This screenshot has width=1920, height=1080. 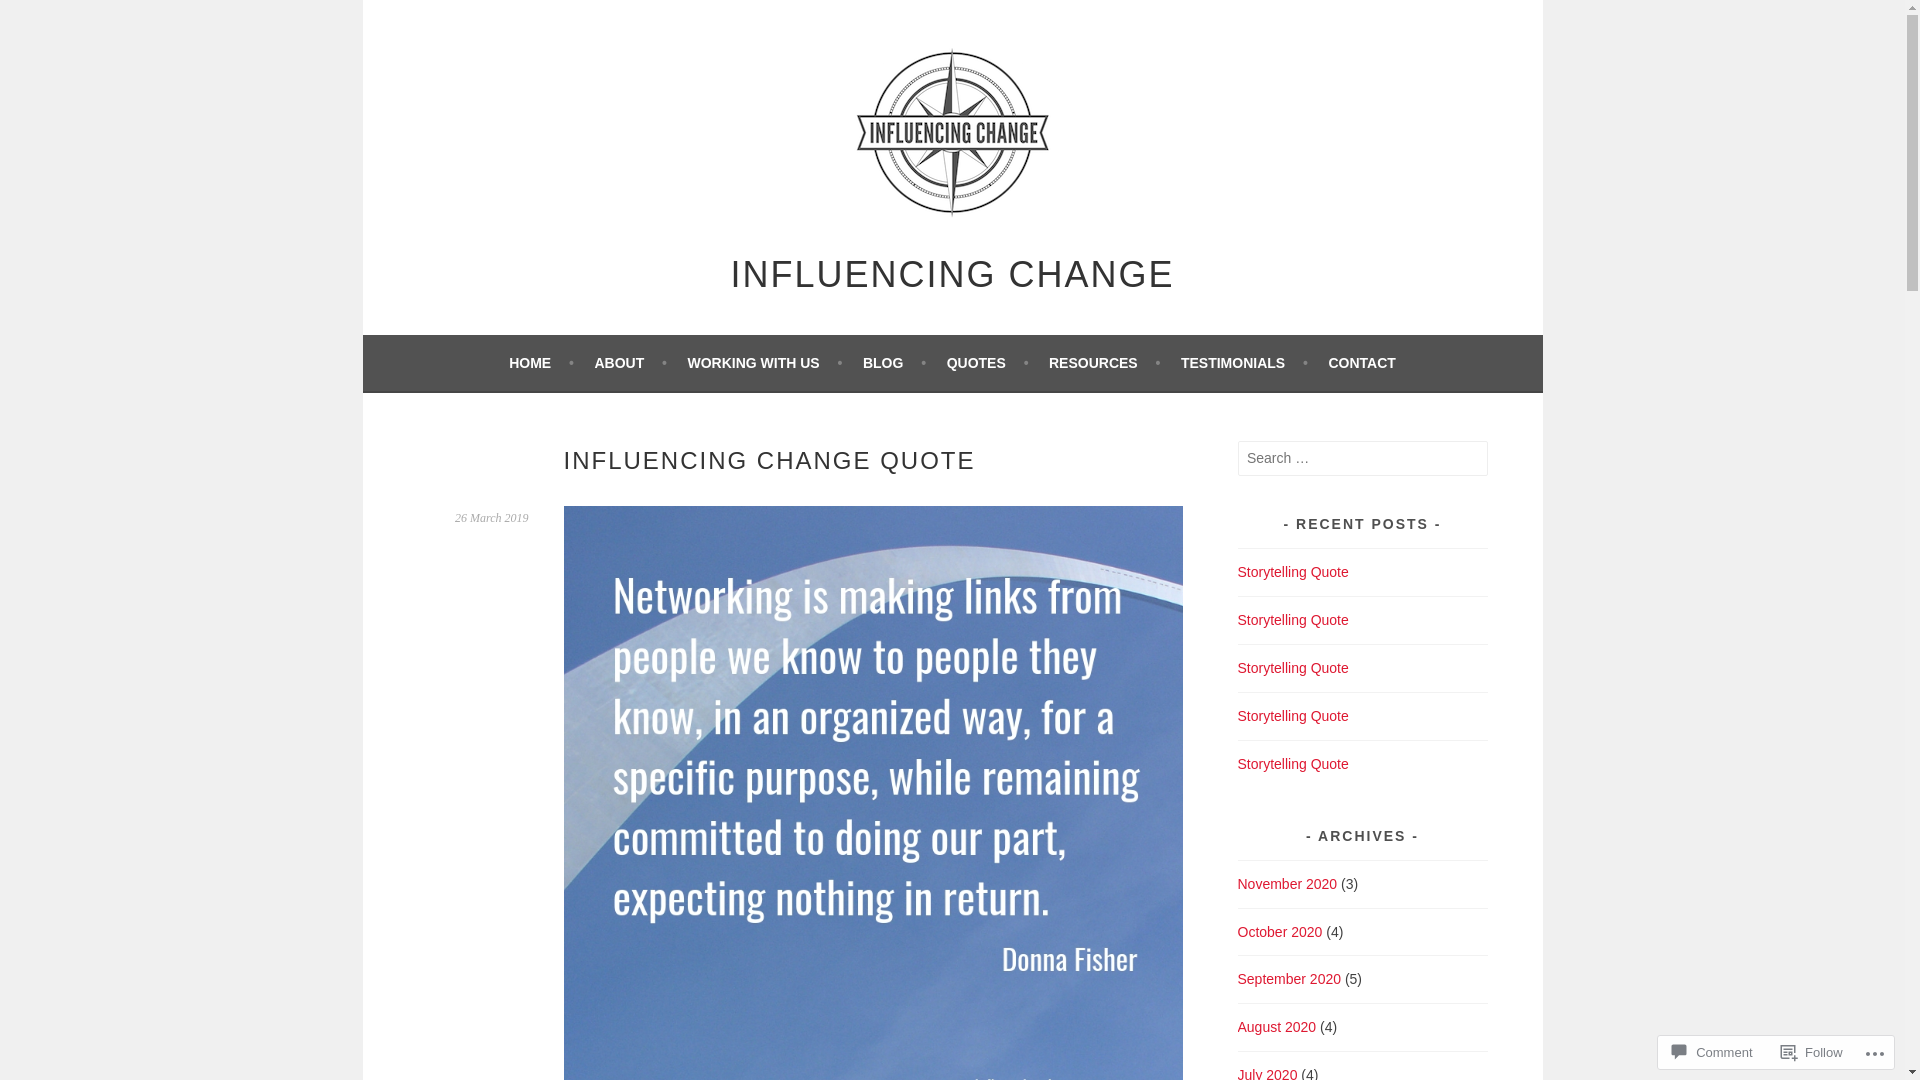 I want to click on 'October 2020', so click(x=1280, y=932).